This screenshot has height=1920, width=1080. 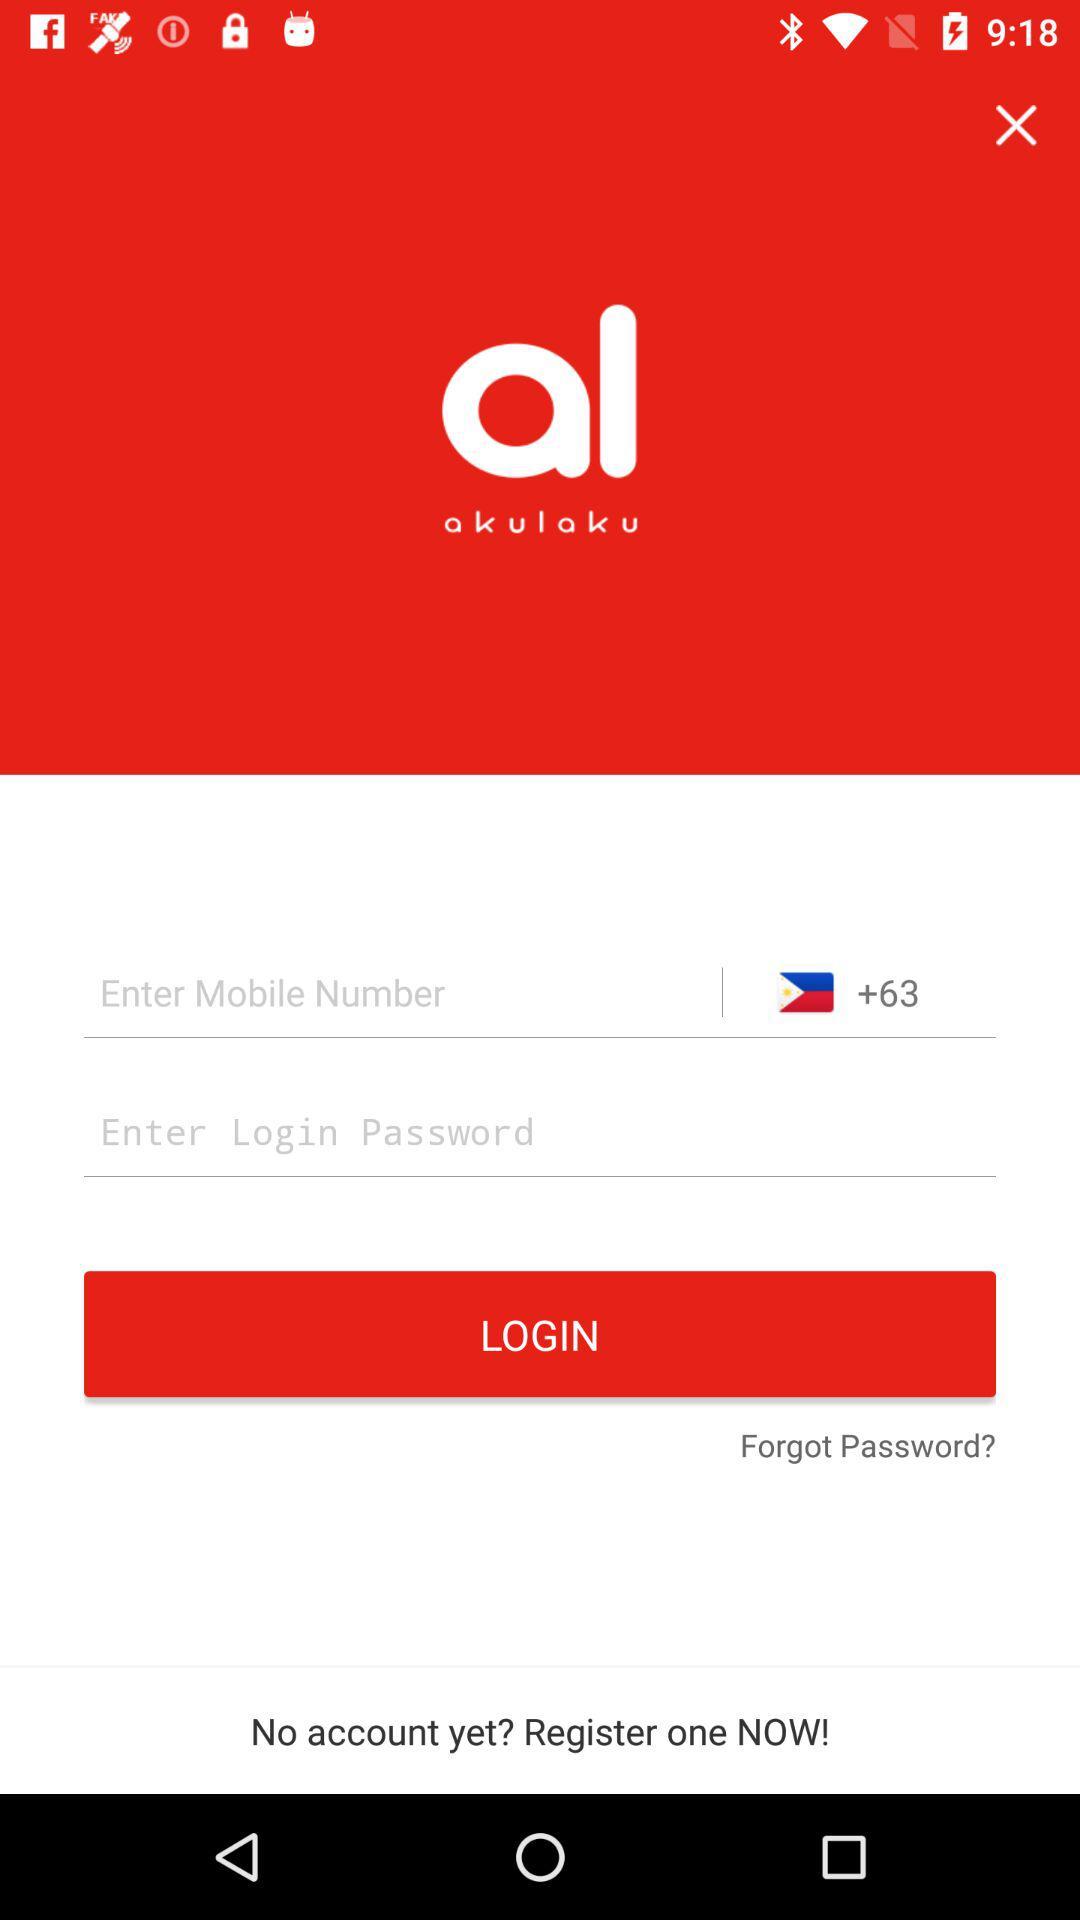 What do you see at coordinates (867, 1447) in the screenshot?
I see `item below the login item` at bounding box center [867, 1447].